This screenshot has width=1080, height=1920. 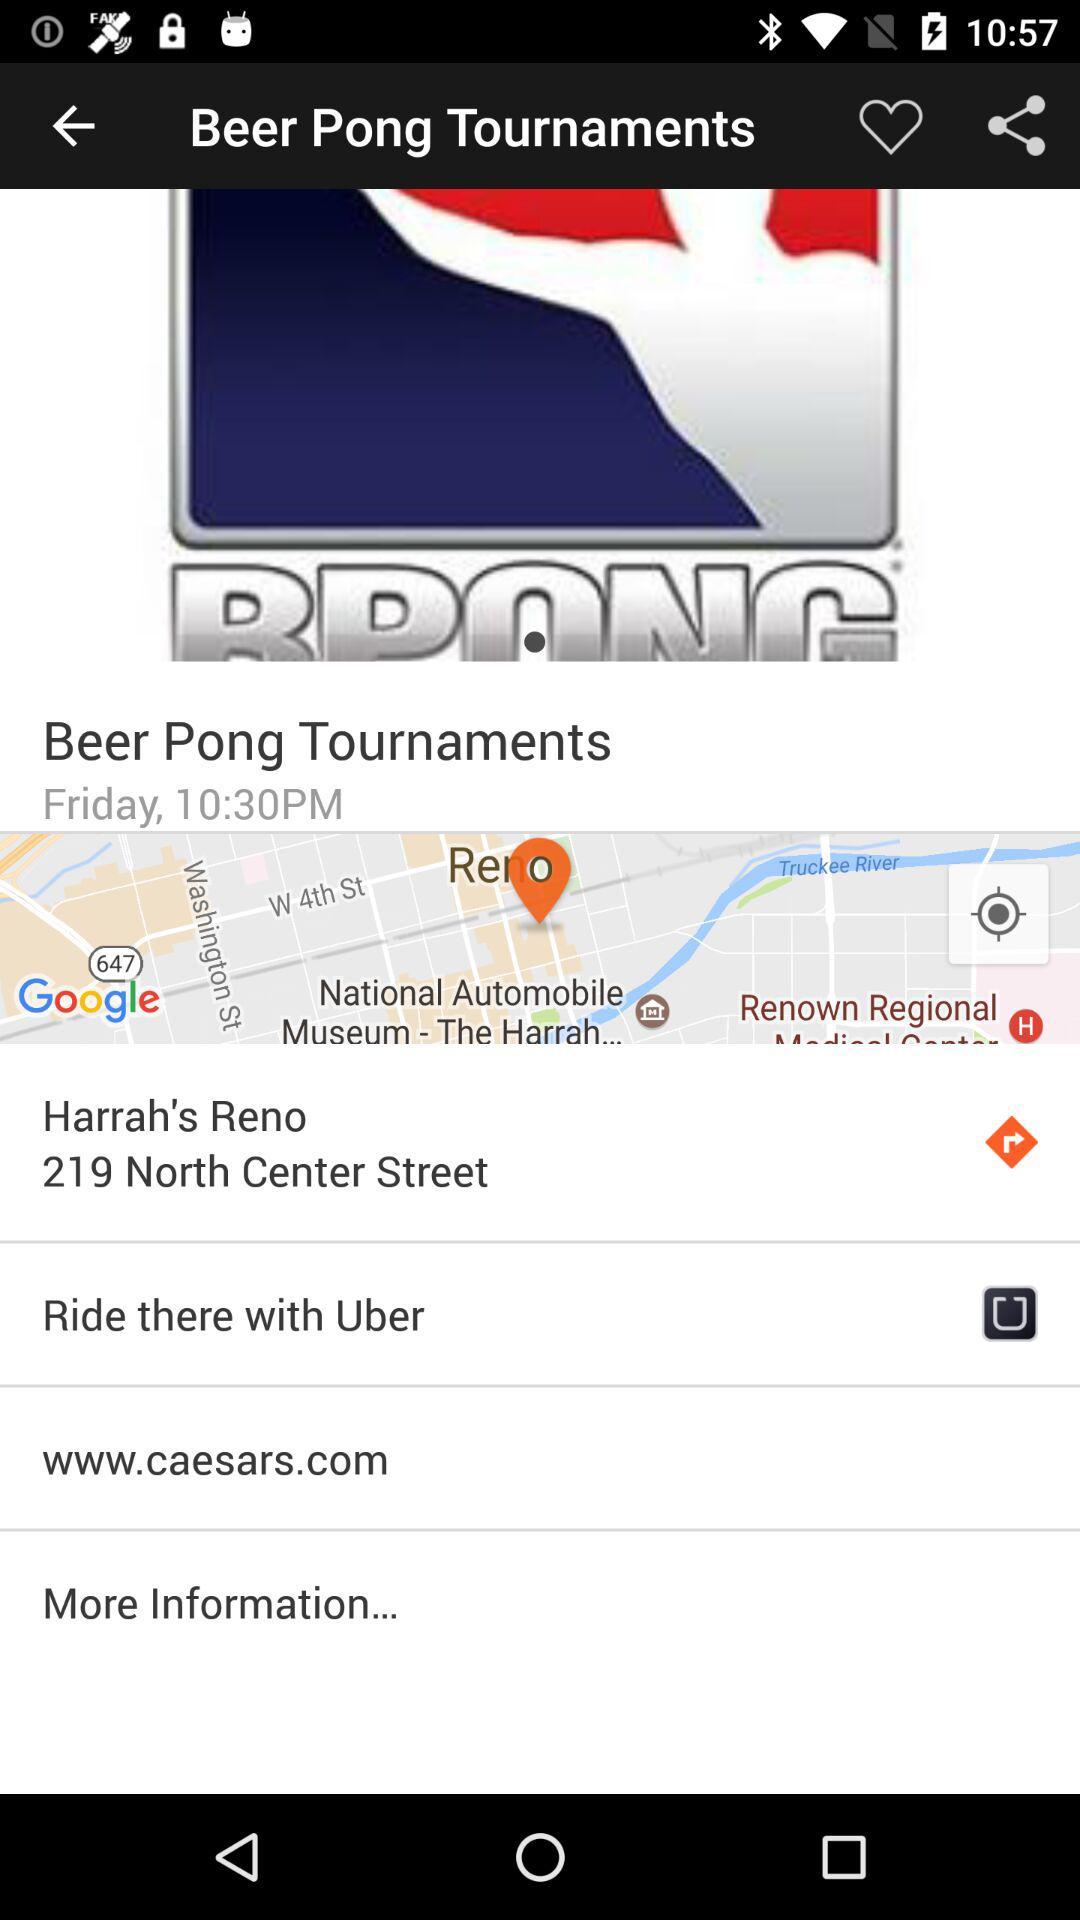 What do you see at coordinates (998, 914) in the screenshot?
I see `the item above the harrah s reno icon` at bounding box center [998, 914].